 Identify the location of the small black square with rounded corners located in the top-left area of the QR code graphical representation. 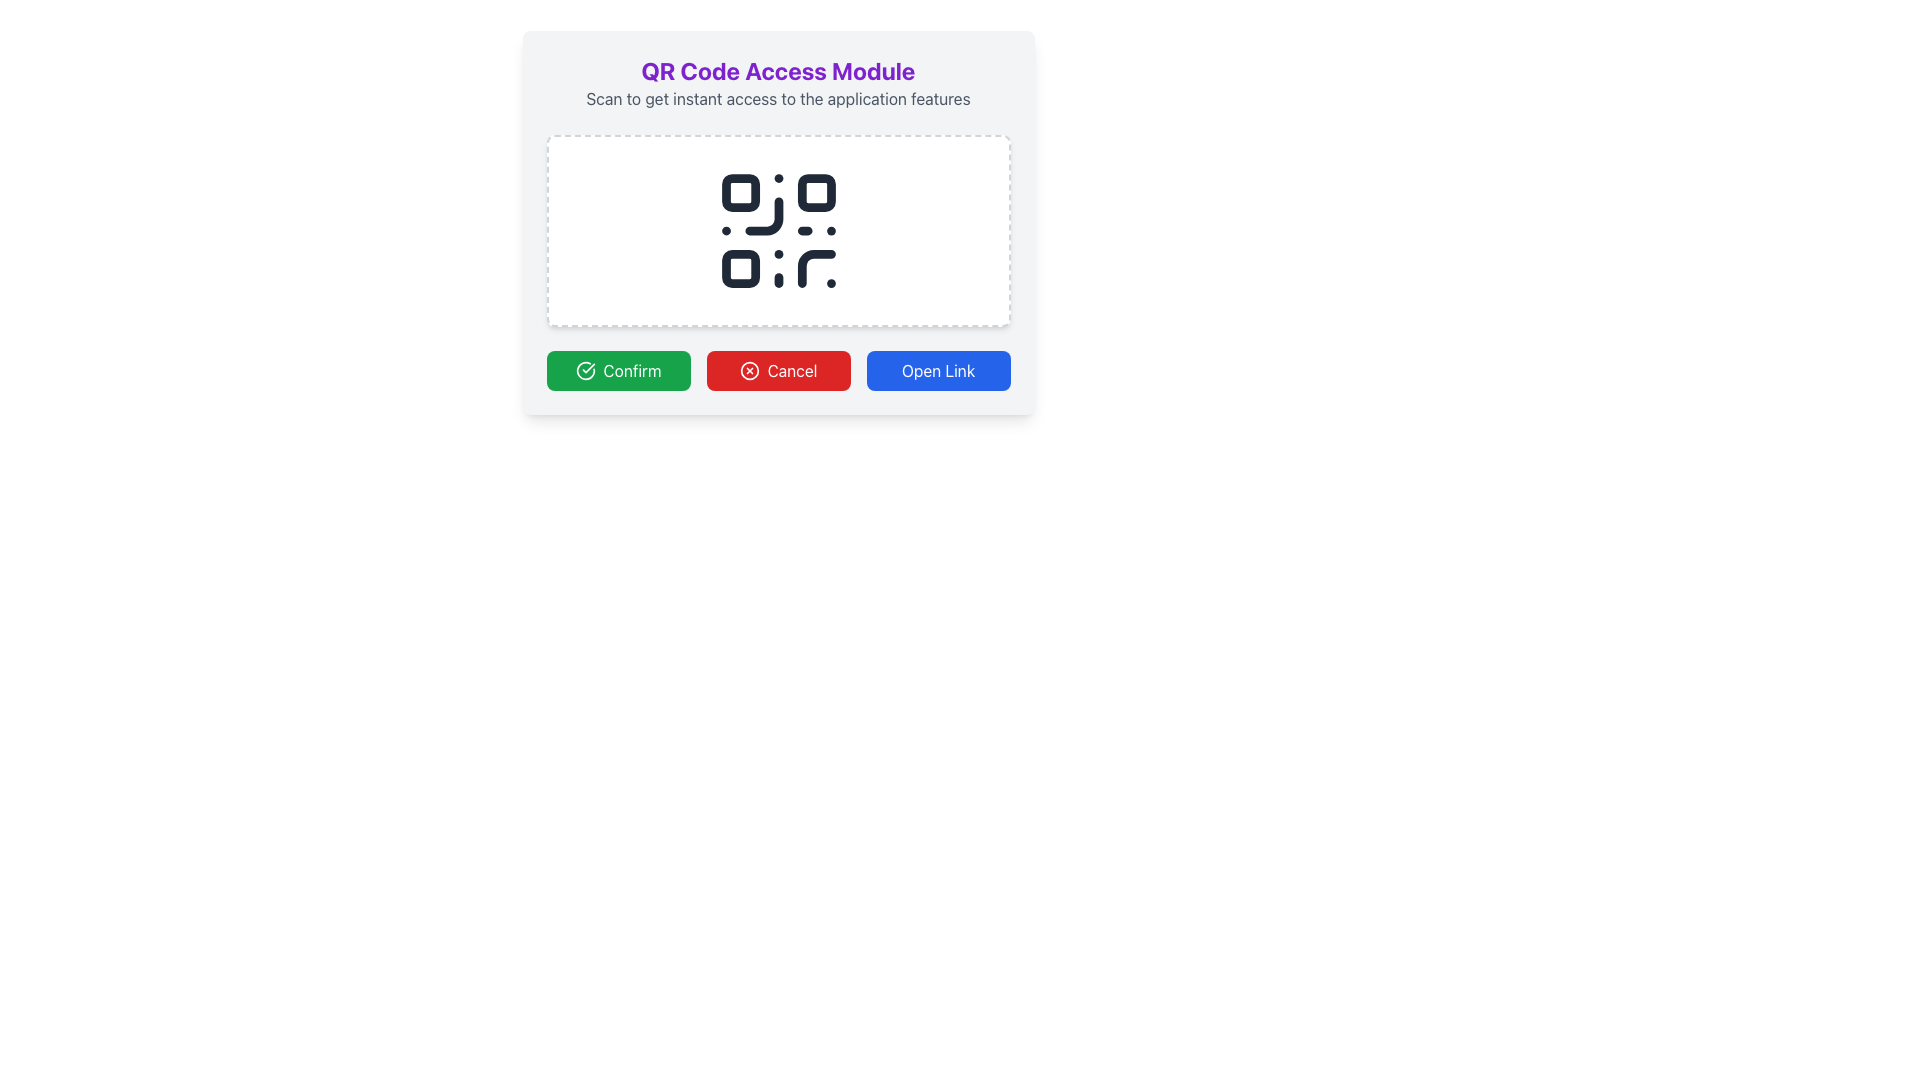
(739, 193).